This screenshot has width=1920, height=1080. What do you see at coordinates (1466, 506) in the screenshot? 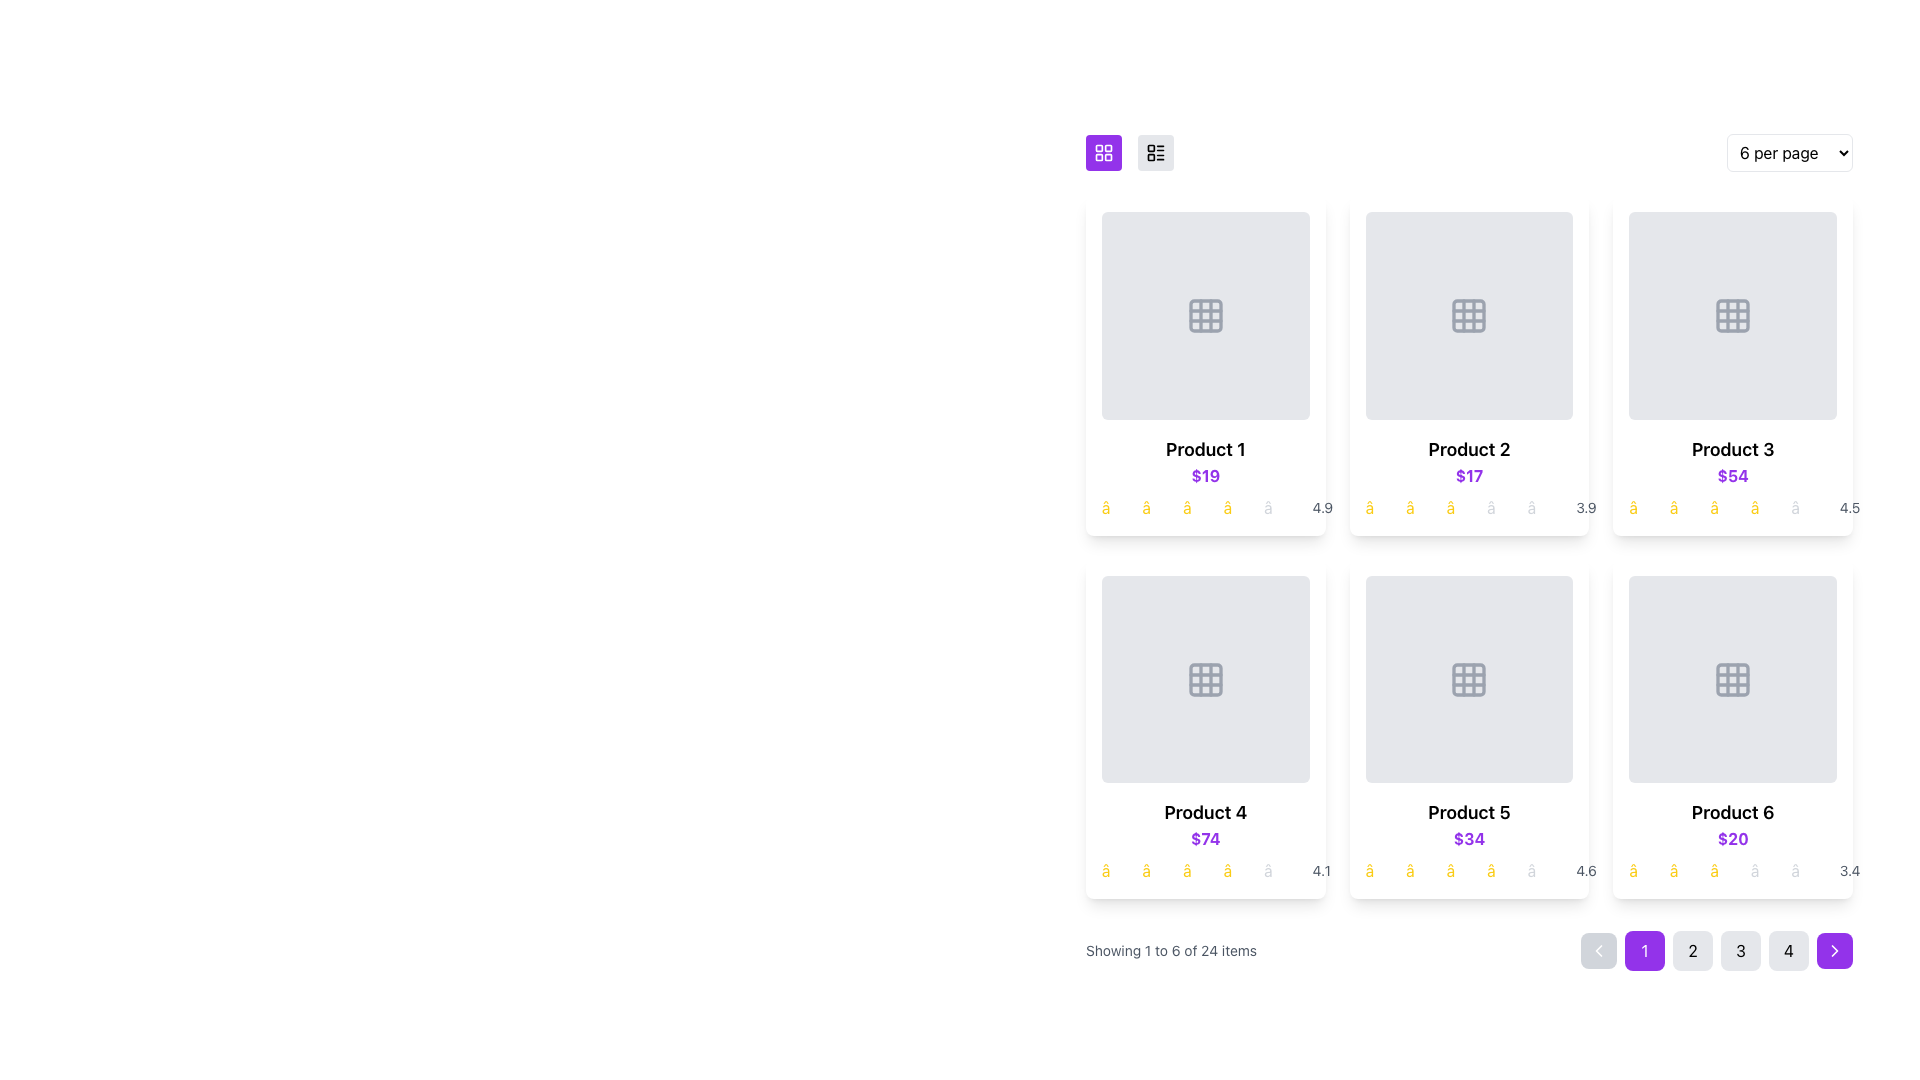
I see `the Rating widget representing a 3 out of 5 rating for 'Product 2' located in the top row and second column of the grid` at bounding box center [1466, 506].